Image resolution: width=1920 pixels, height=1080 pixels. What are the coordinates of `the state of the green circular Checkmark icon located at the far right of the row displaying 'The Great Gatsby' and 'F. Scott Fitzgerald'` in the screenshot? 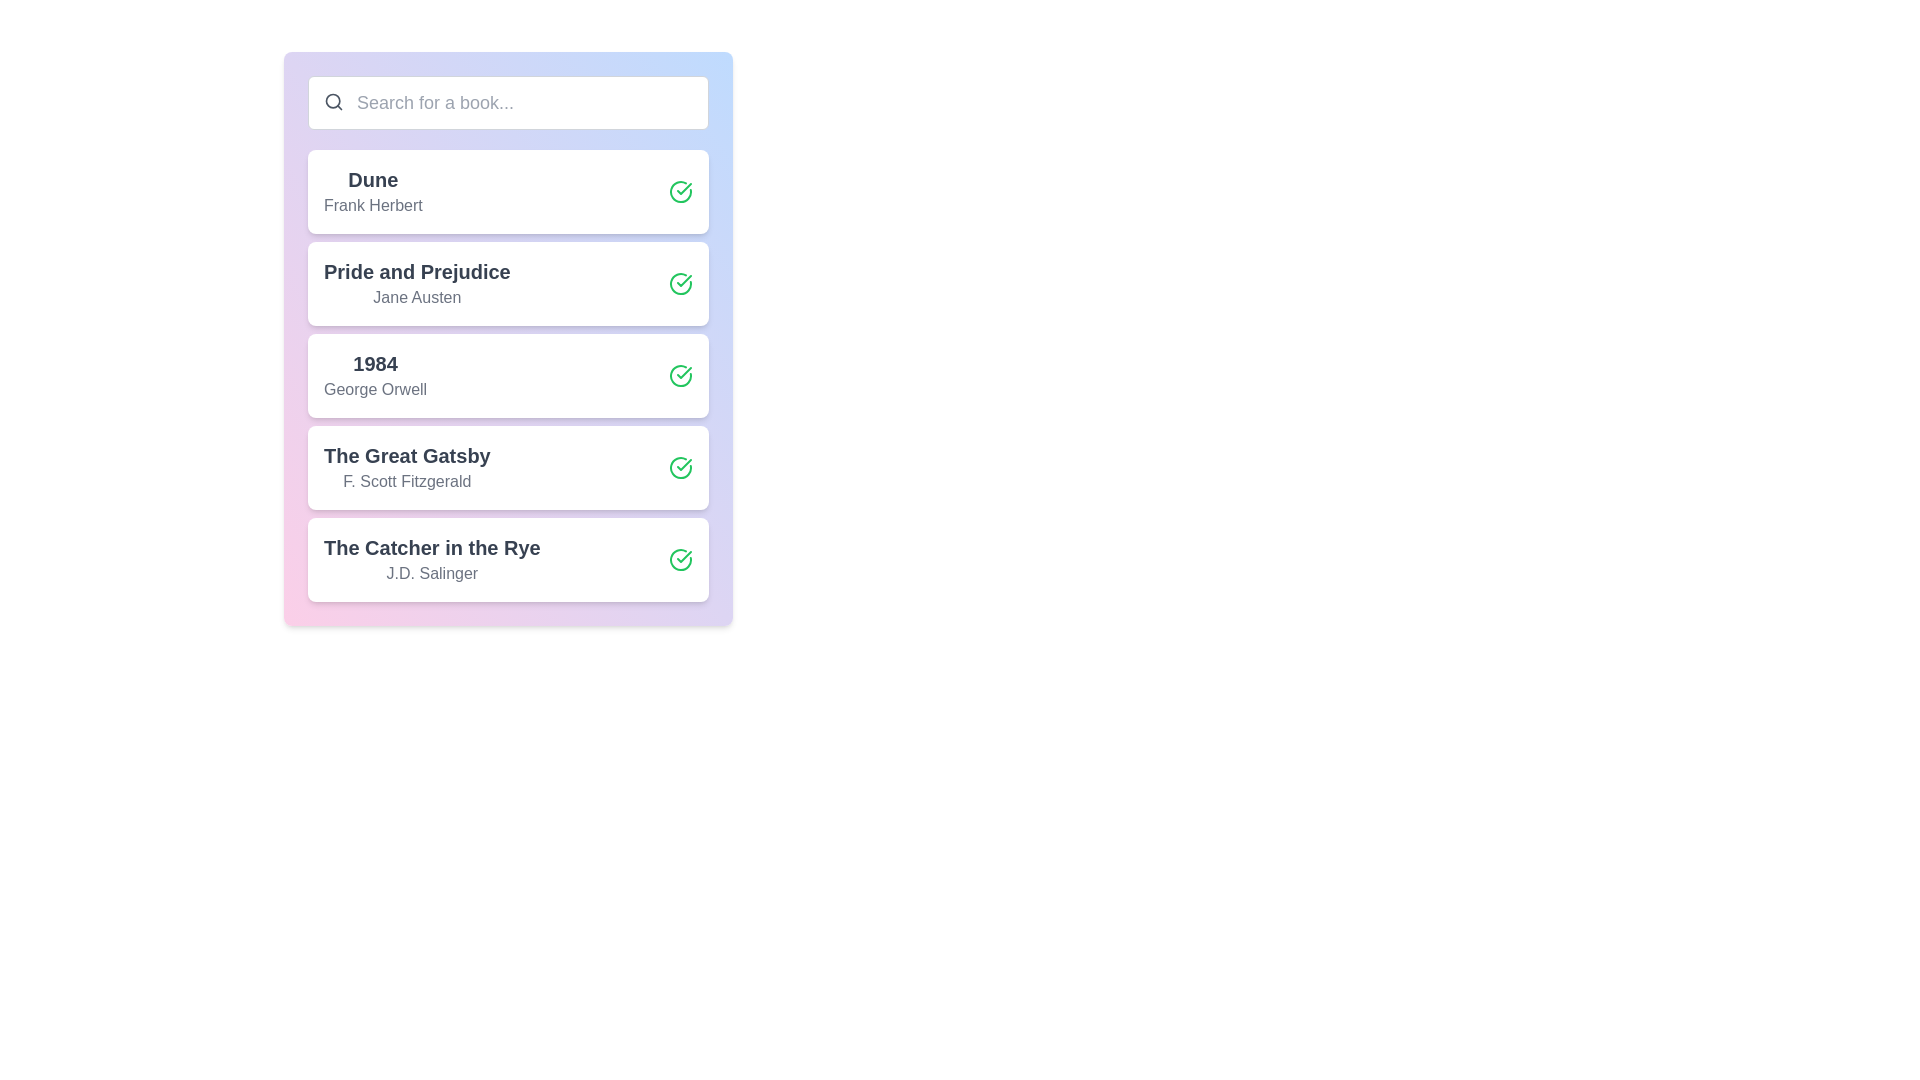 It's located at (681, 467).